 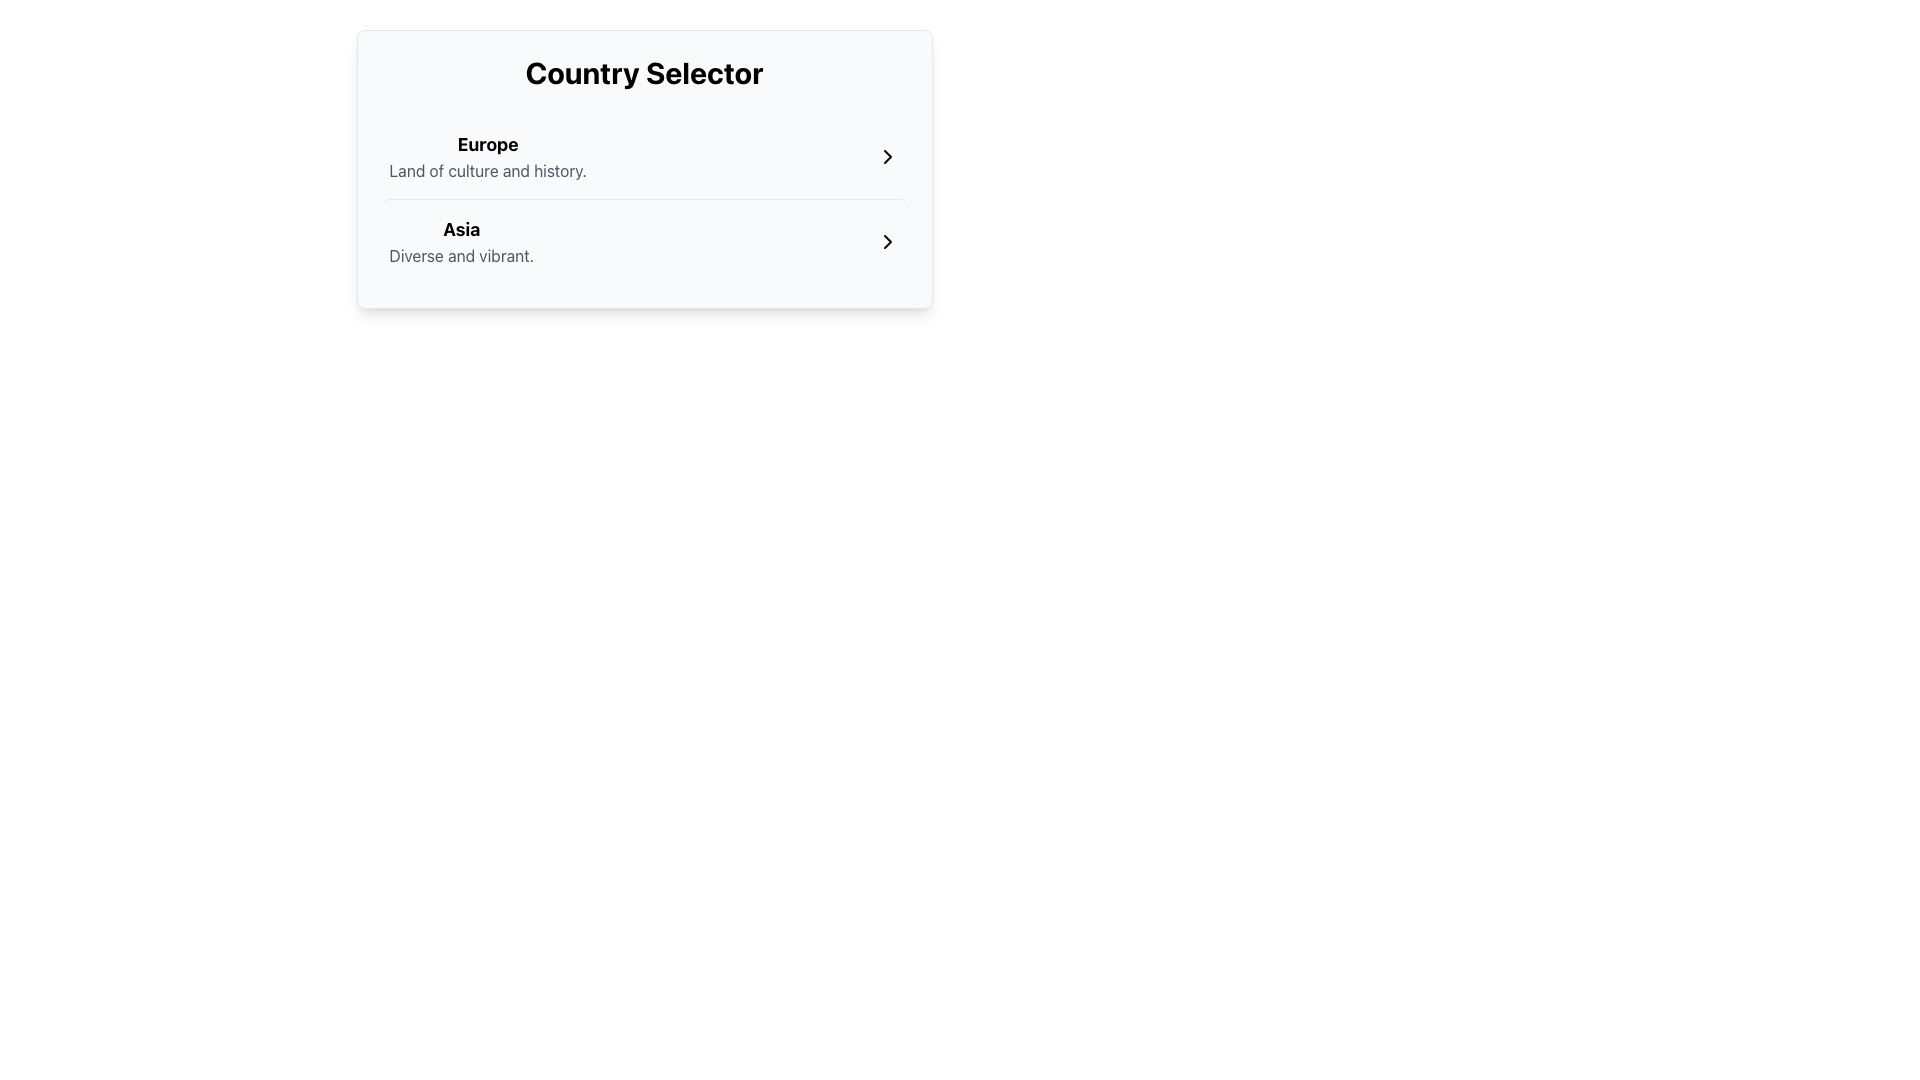 What do you see at coordinates (886, 156) in the screenshot?
I see `the navigational icon on the far right of the 'Europe' category` at bounding box center [886, 156].